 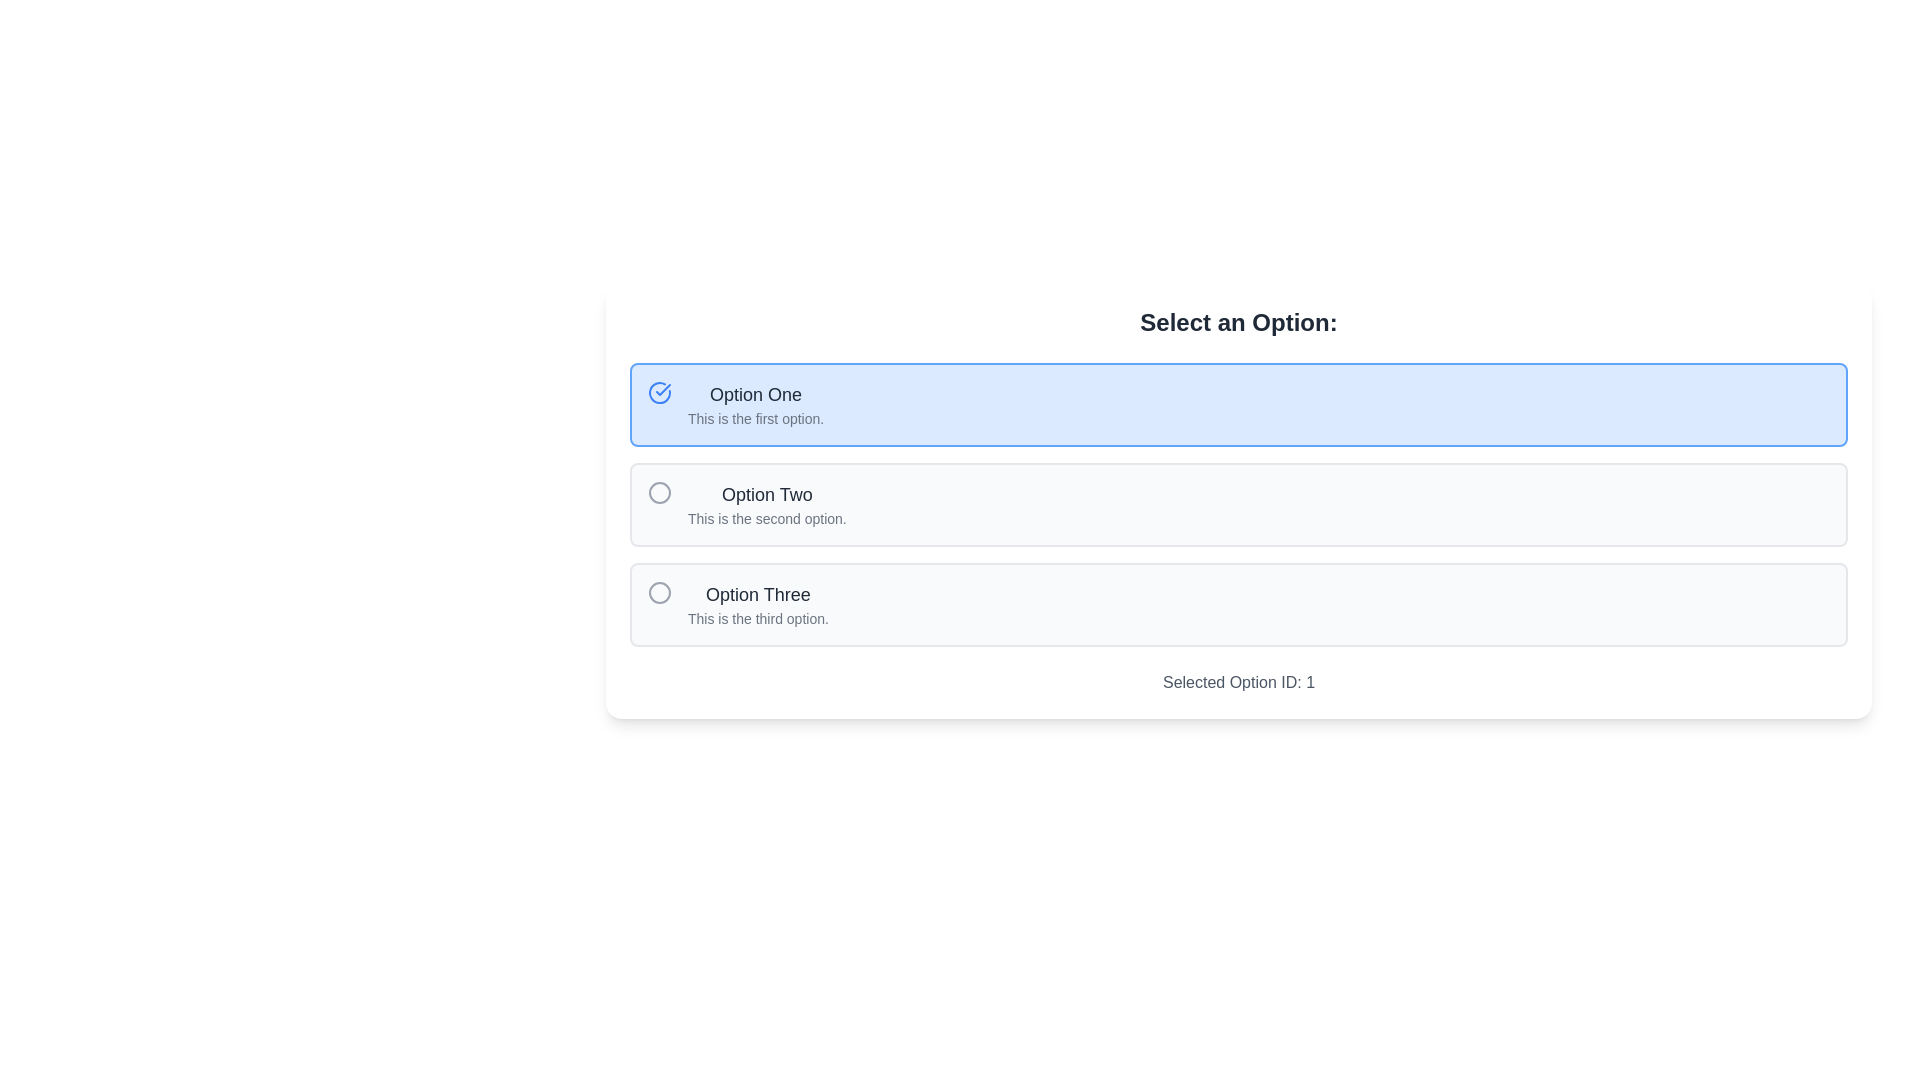 What do you see at coordinates (660, 592) in the screenshot?
I see `the radio button for 'Option Three' to receive interaction feedback` at bounding box center [660, 592].